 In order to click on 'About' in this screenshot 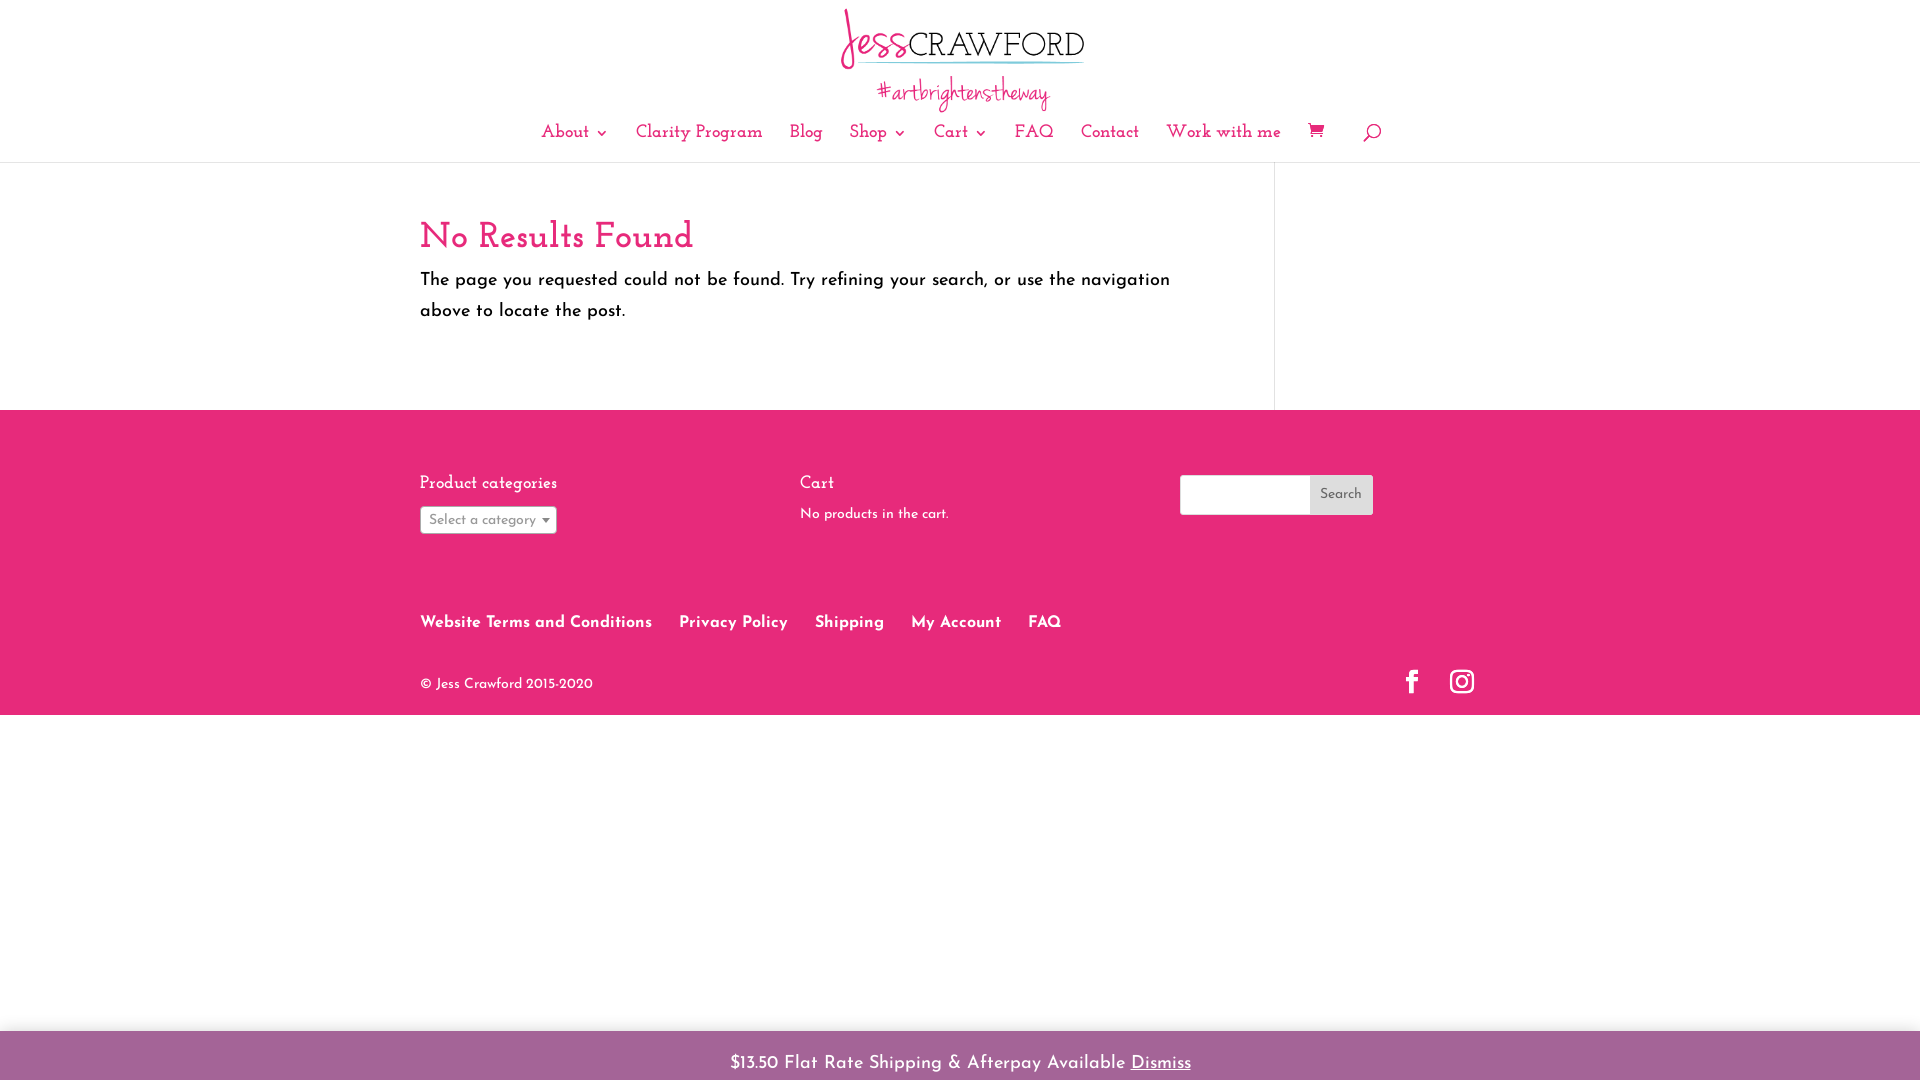, I will do `click(574, 142)`.